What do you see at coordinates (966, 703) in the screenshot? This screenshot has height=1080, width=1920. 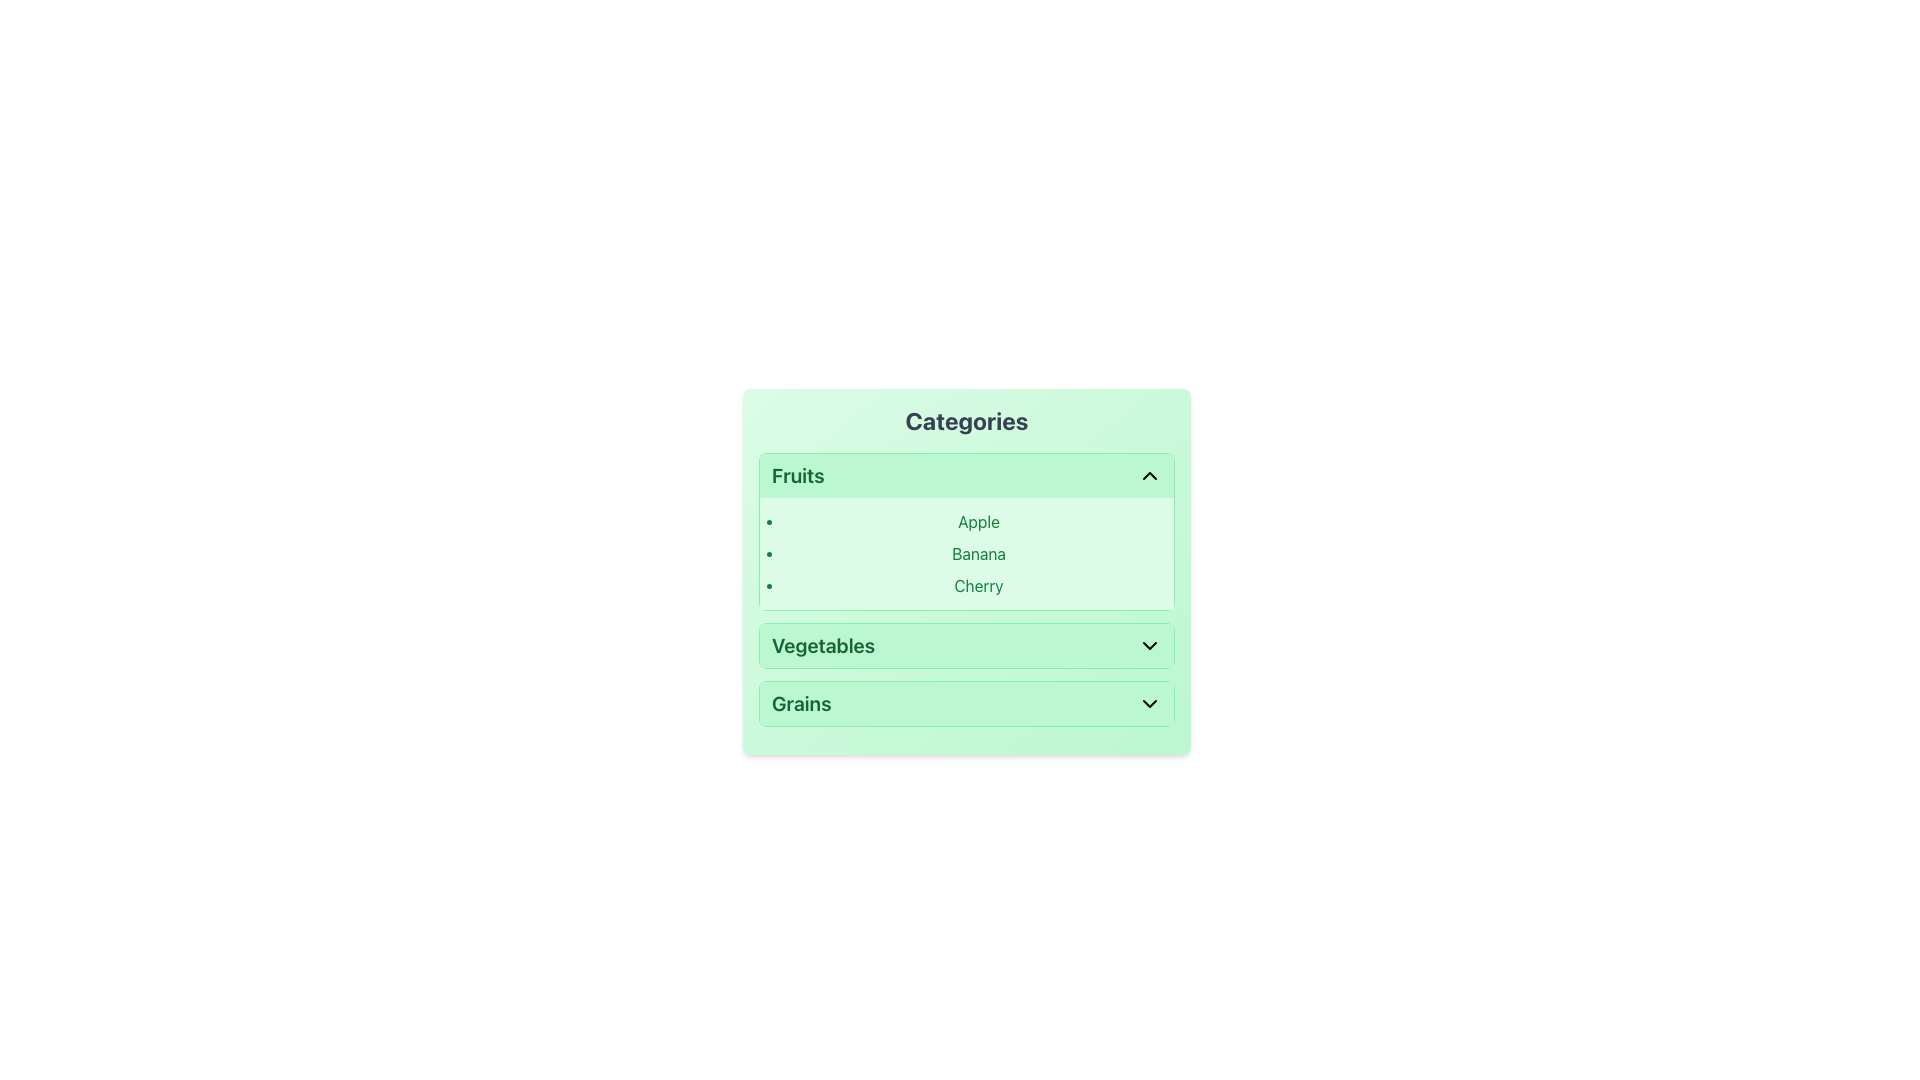 I see `the 'Grains' dropdown button, which is the third item in the 'Categories' list` at bounding box center [966, 703].